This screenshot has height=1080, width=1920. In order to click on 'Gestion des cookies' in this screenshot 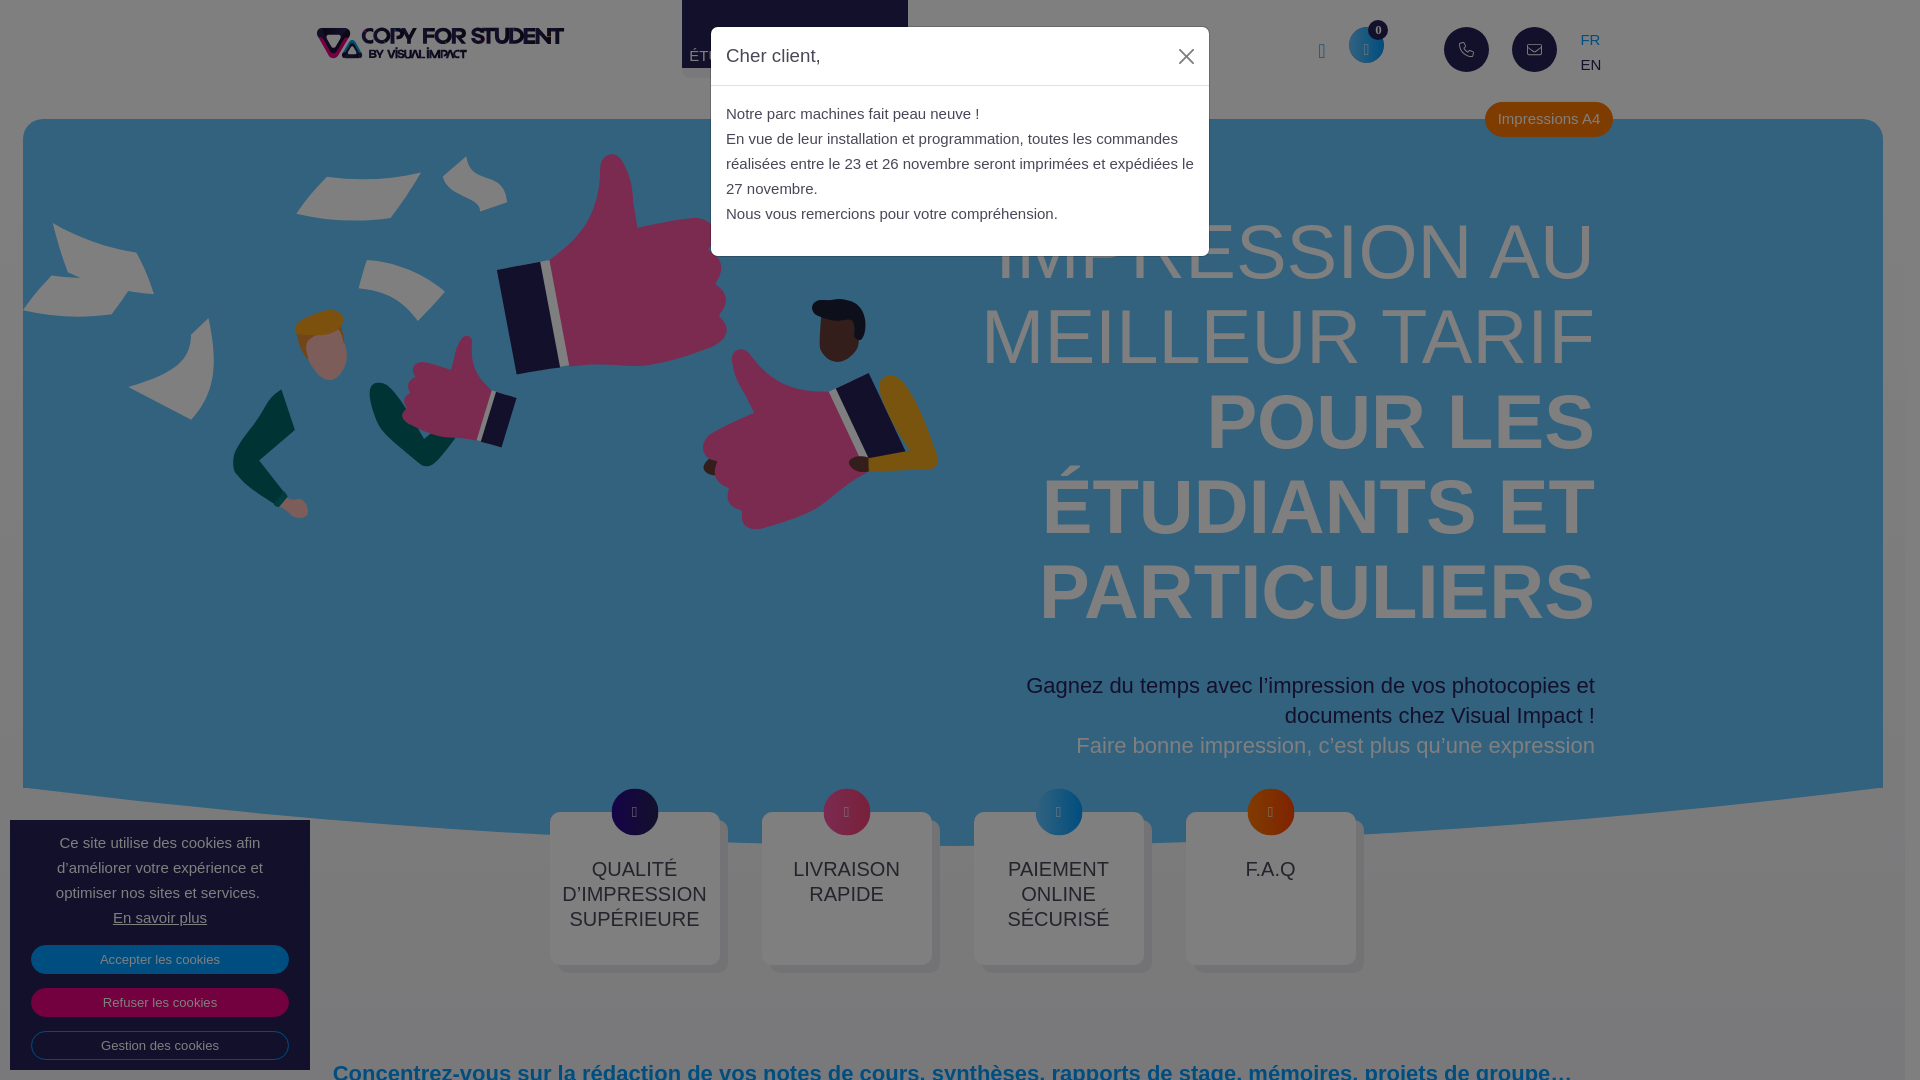, I will do `click(158, 1044)`.